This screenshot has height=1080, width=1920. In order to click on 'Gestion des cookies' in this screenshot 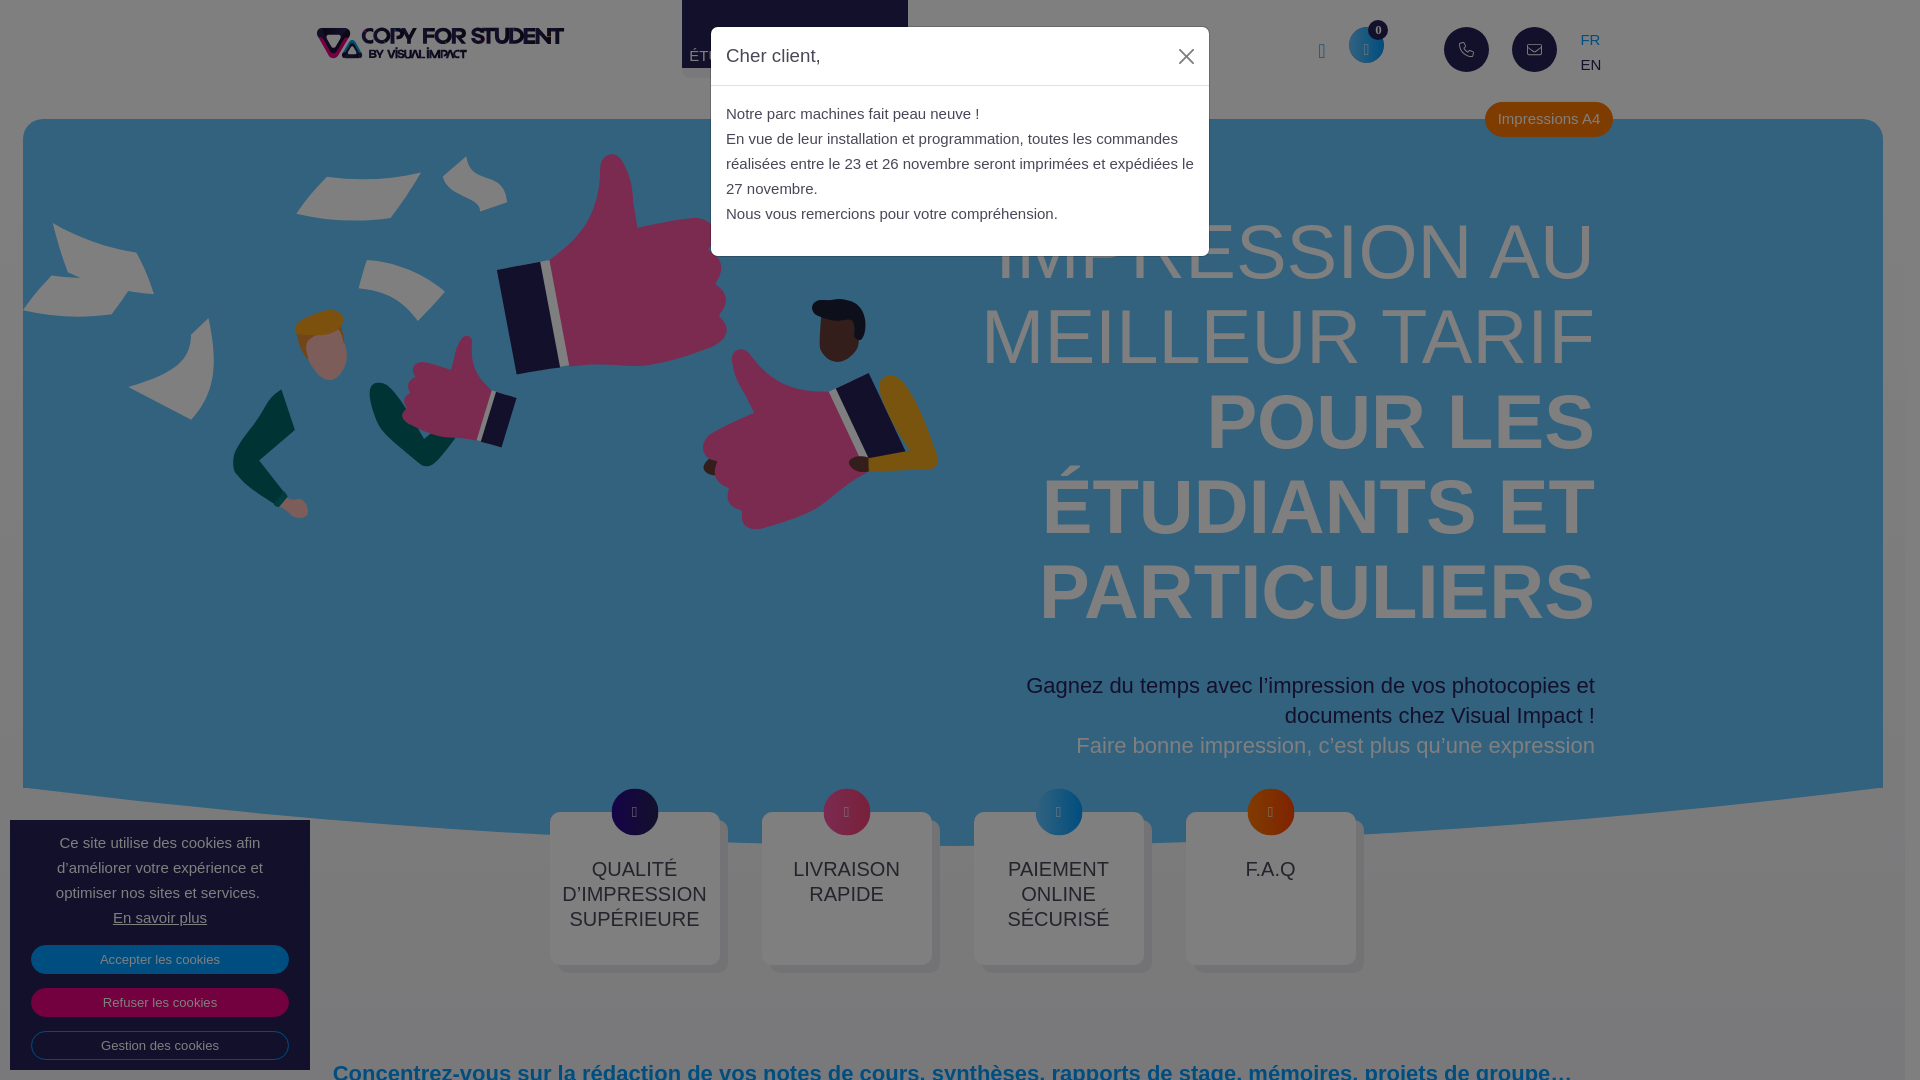, I will do `click(158, 1044)`.